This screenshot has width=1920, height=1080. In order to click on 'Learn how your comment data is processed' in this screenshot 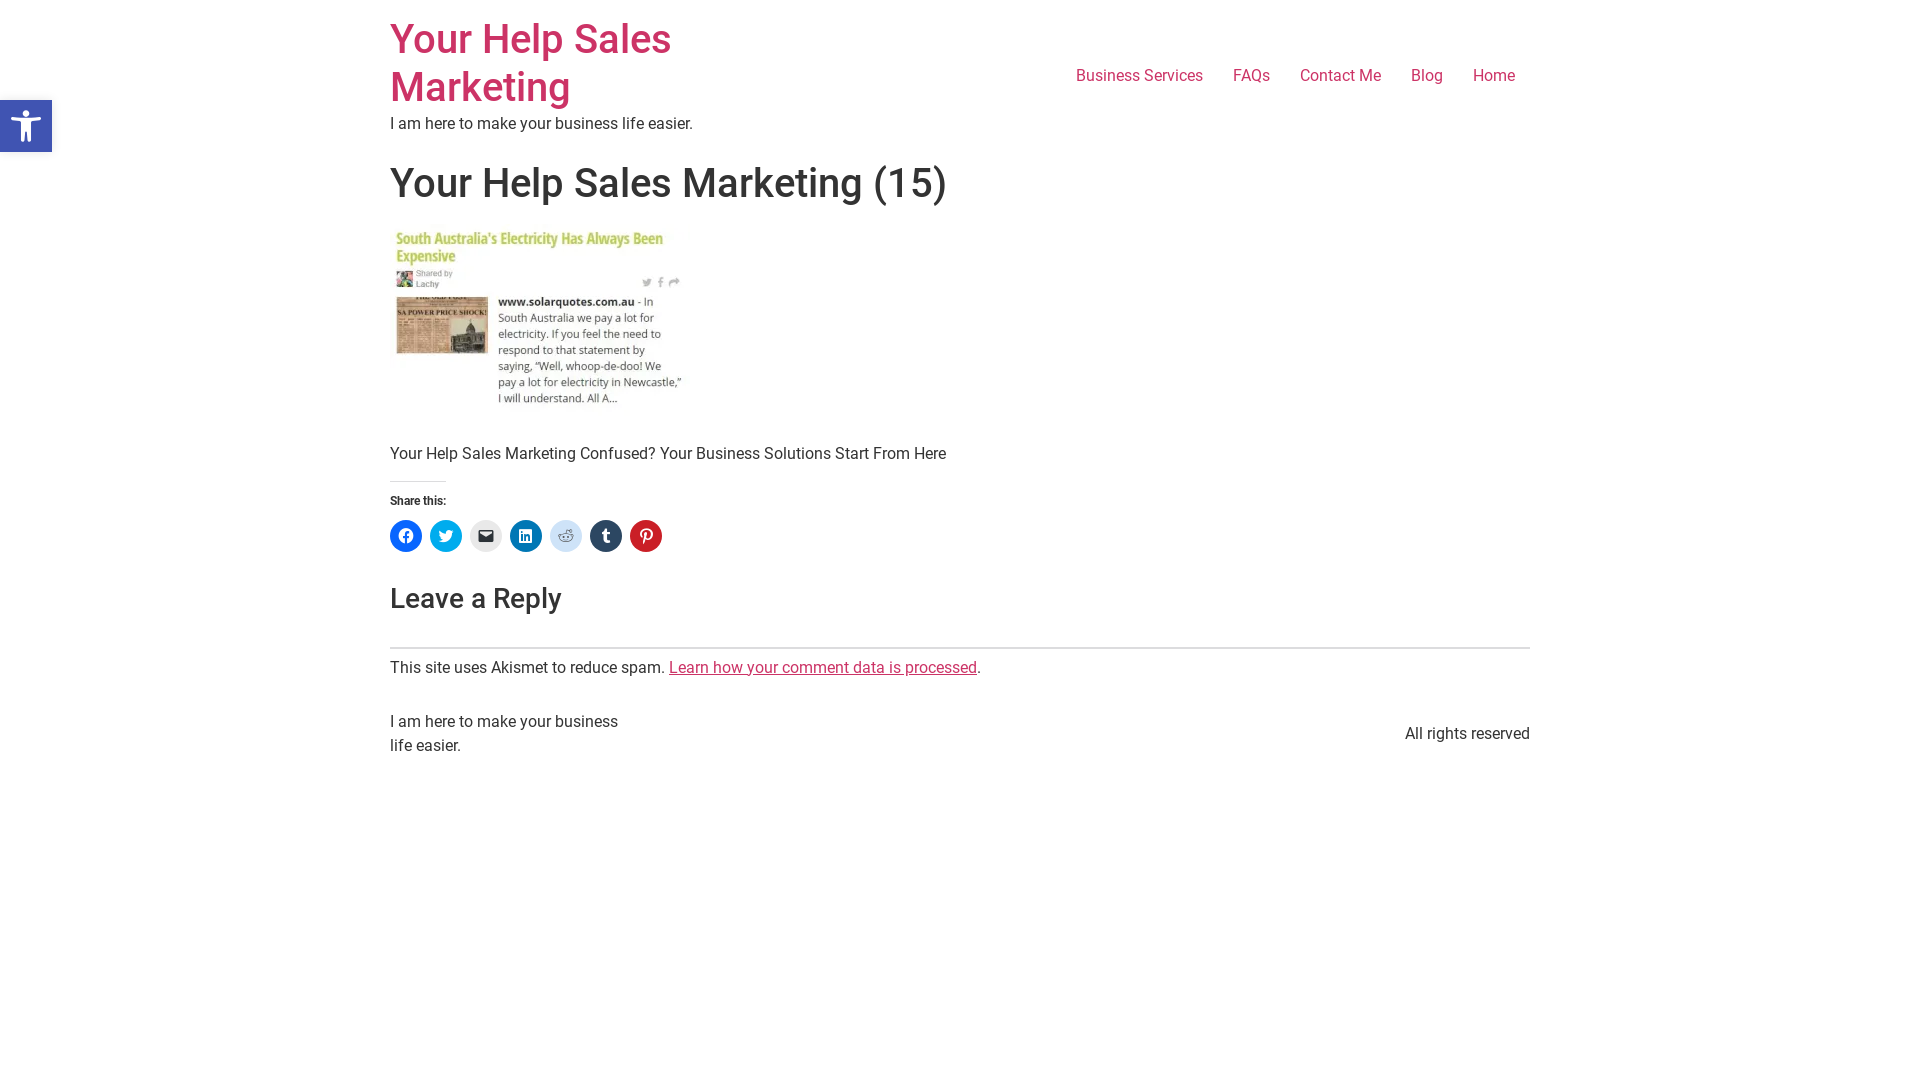, I will do `click(822, 667)`.